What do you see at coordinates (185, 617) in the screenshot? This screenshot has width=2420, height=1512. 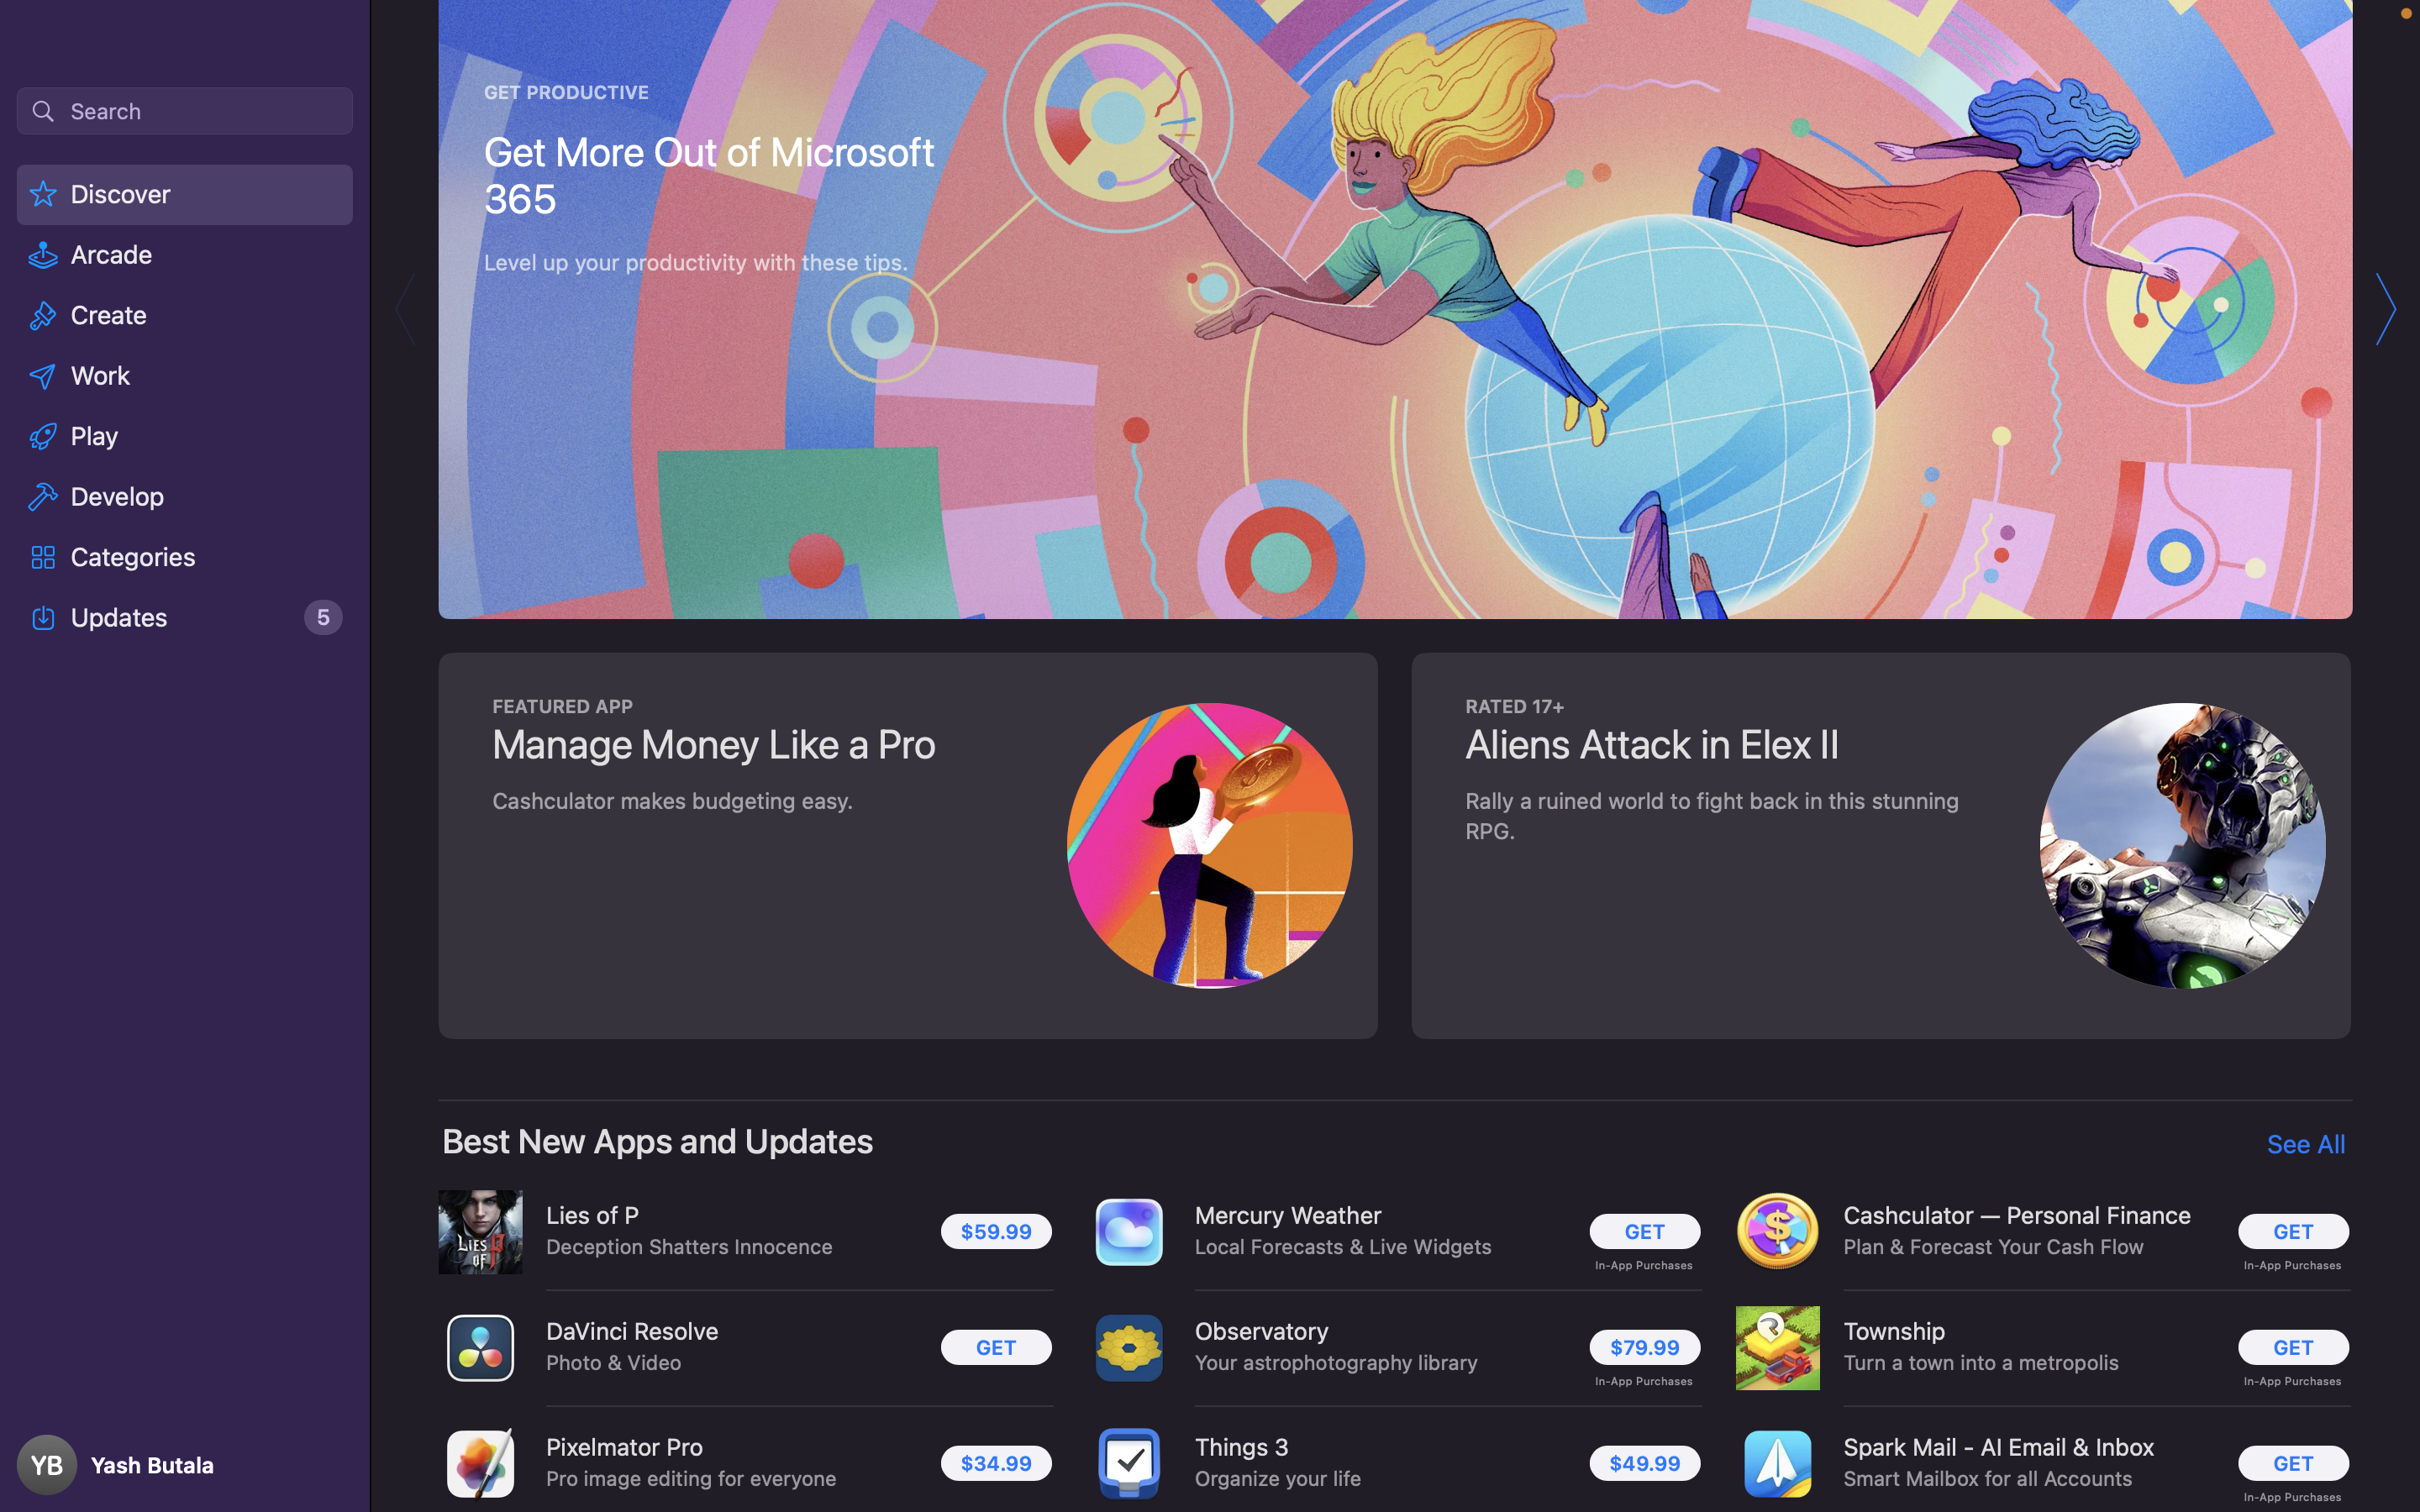 I see `the "Updates" option on the screen and click it` at bounding box center [185, 617].